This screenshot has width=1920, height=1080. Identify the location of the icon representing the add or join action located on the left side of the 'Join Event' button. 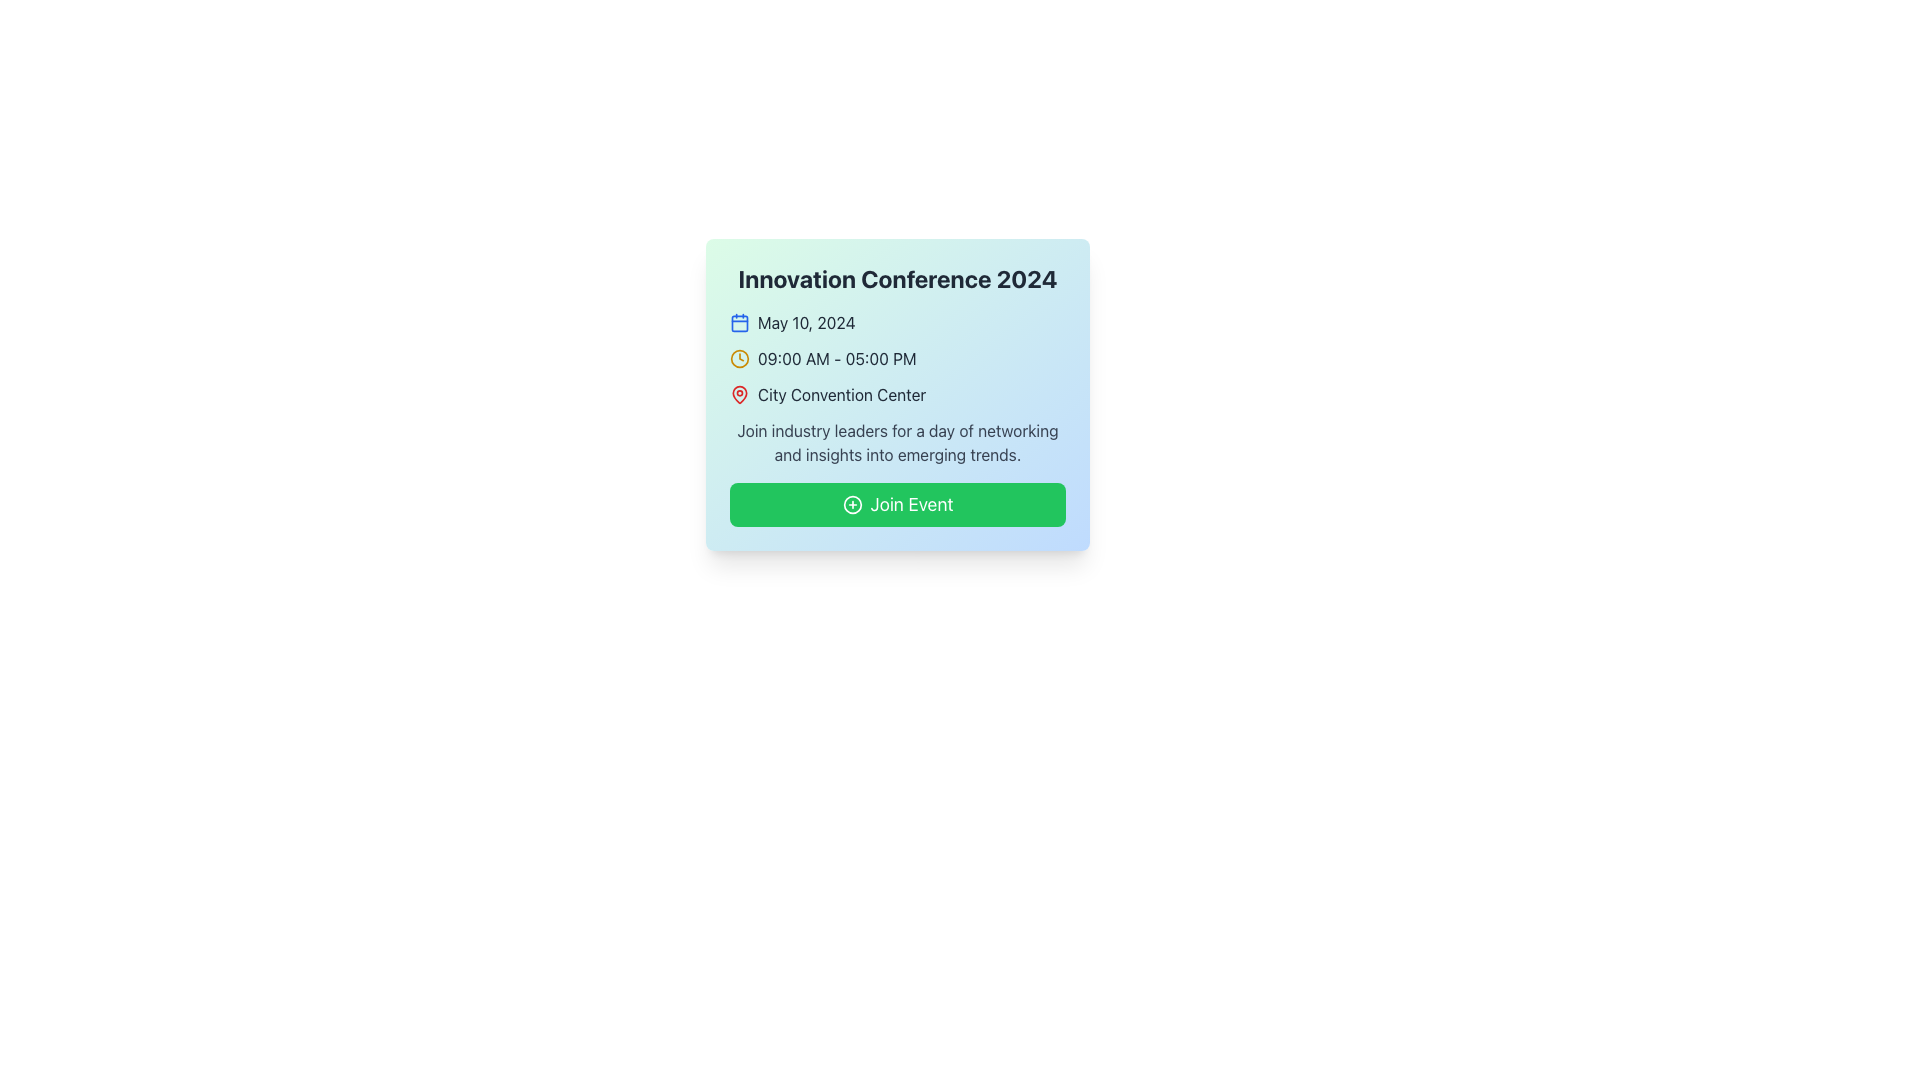
(852, 504).